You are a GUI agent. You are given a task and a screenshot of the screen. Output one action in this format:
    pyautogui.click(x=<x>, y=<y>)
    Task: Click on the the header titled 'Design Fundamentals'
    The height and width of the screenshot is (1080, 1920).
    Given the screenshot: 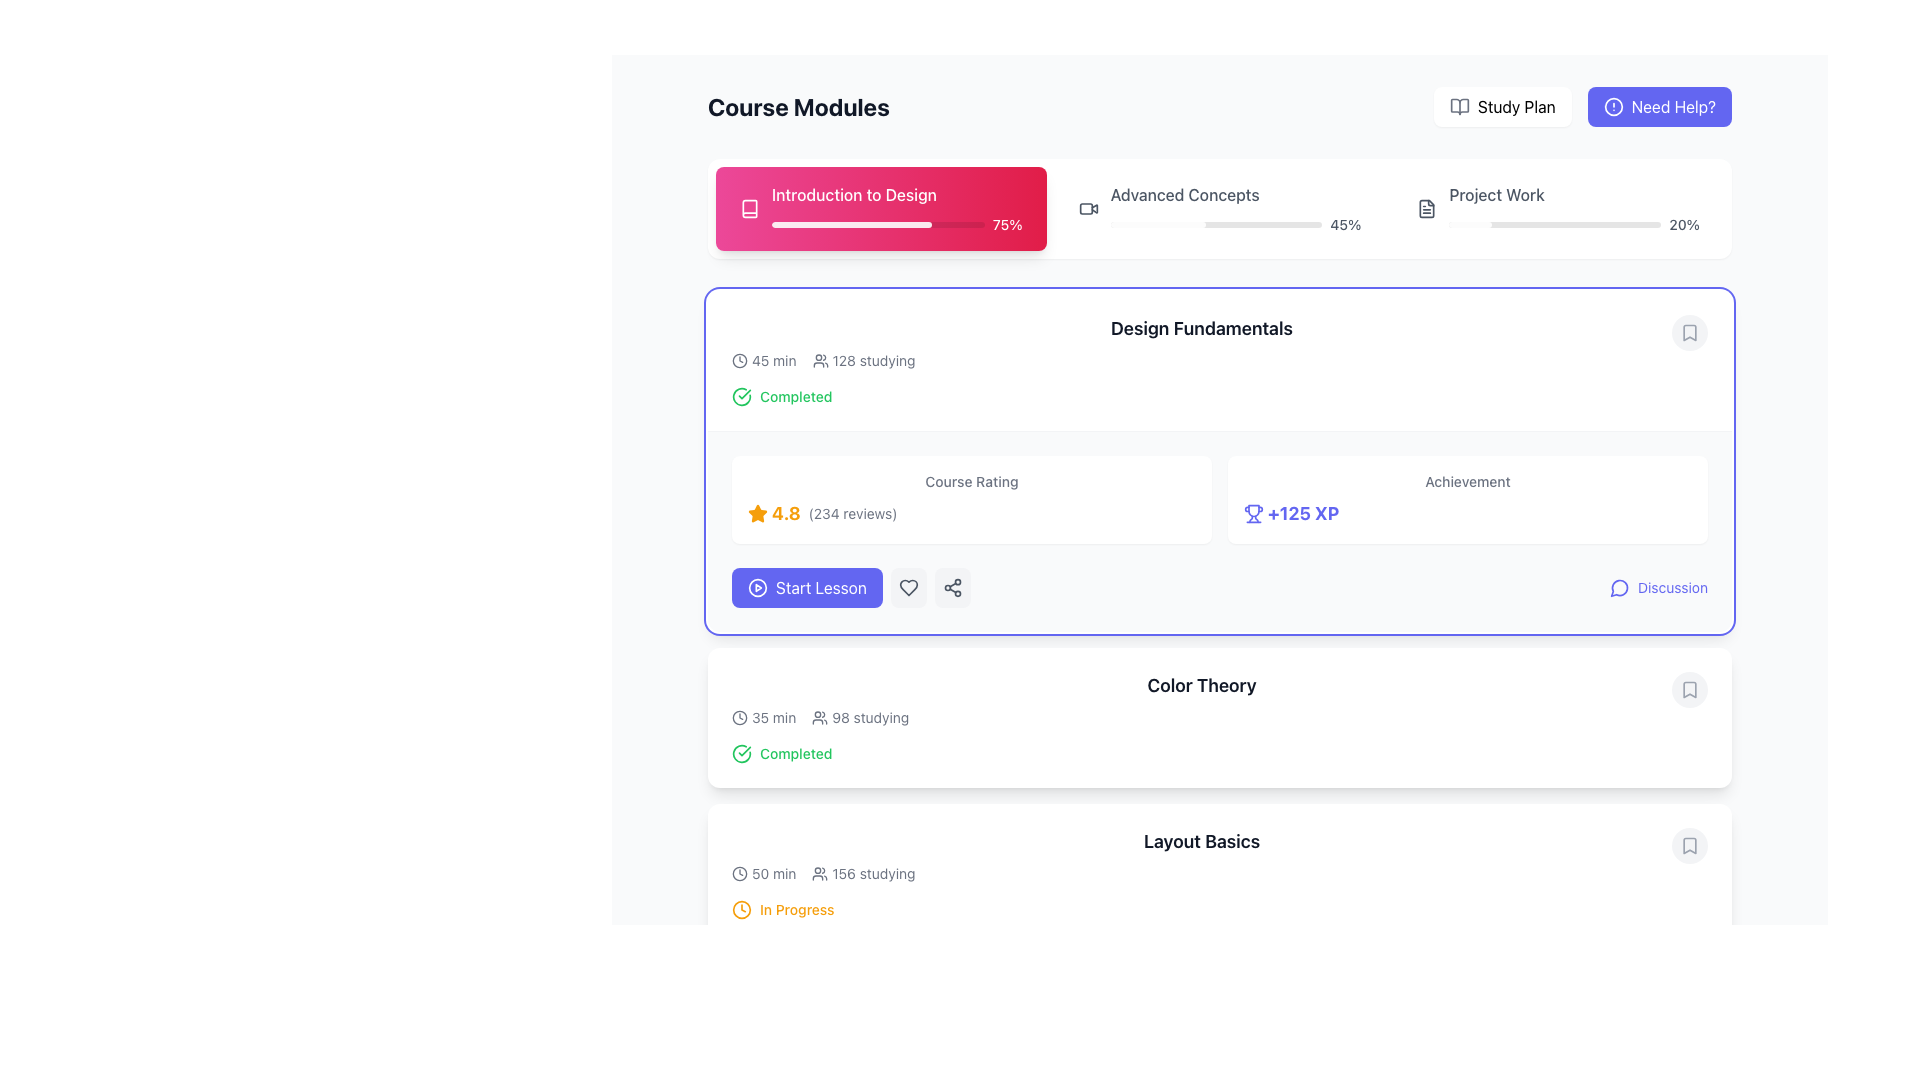 What is the action you would take?
    pyautogui.click(x=1200, y=342)
    